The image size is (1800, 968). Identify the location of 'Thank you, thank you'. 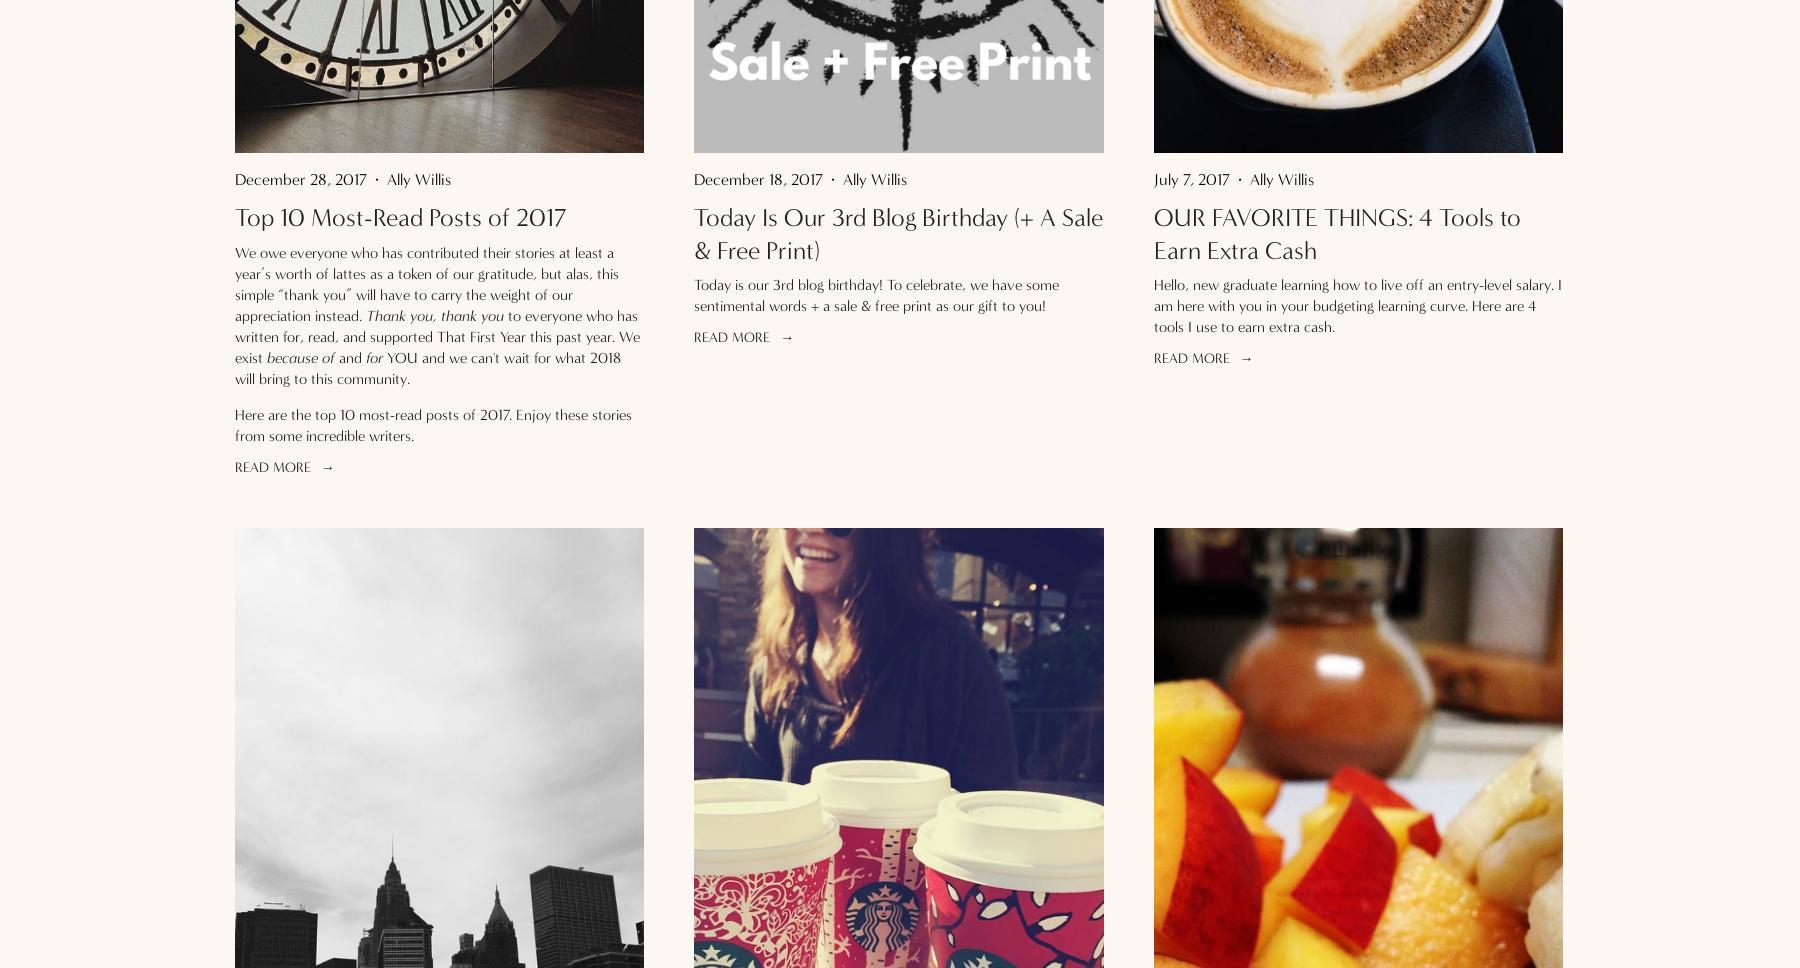
(365, 313).